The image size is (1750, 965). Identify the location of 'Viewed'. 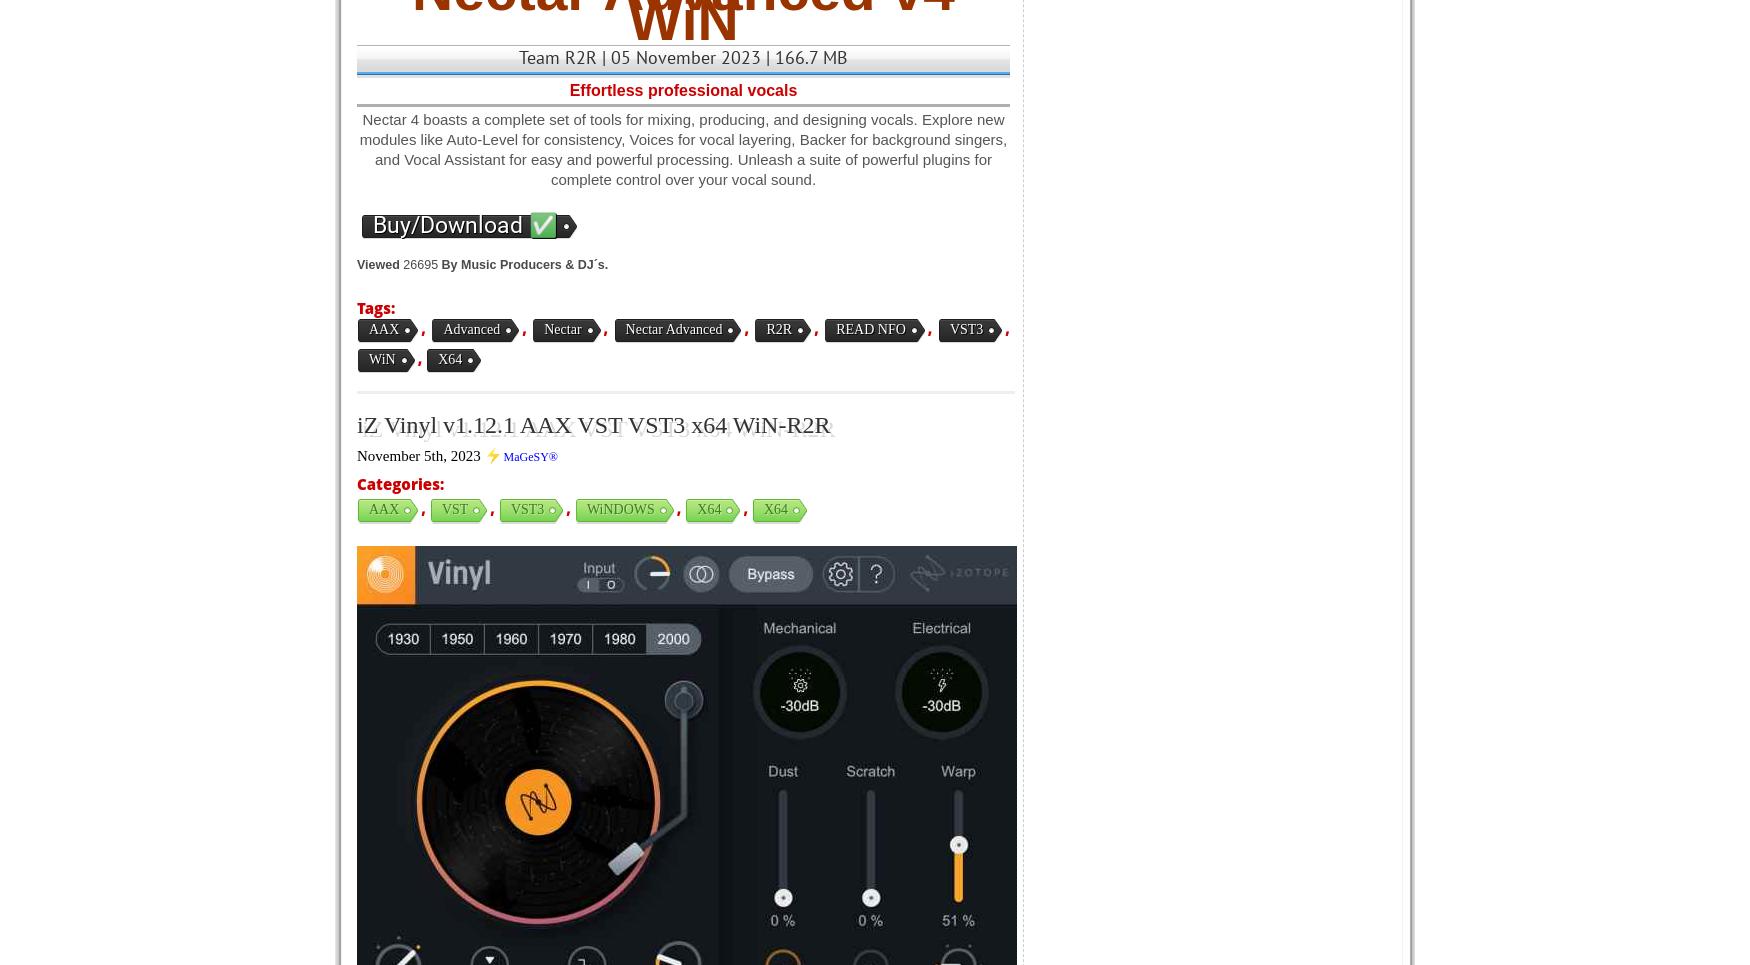
(377, 264).